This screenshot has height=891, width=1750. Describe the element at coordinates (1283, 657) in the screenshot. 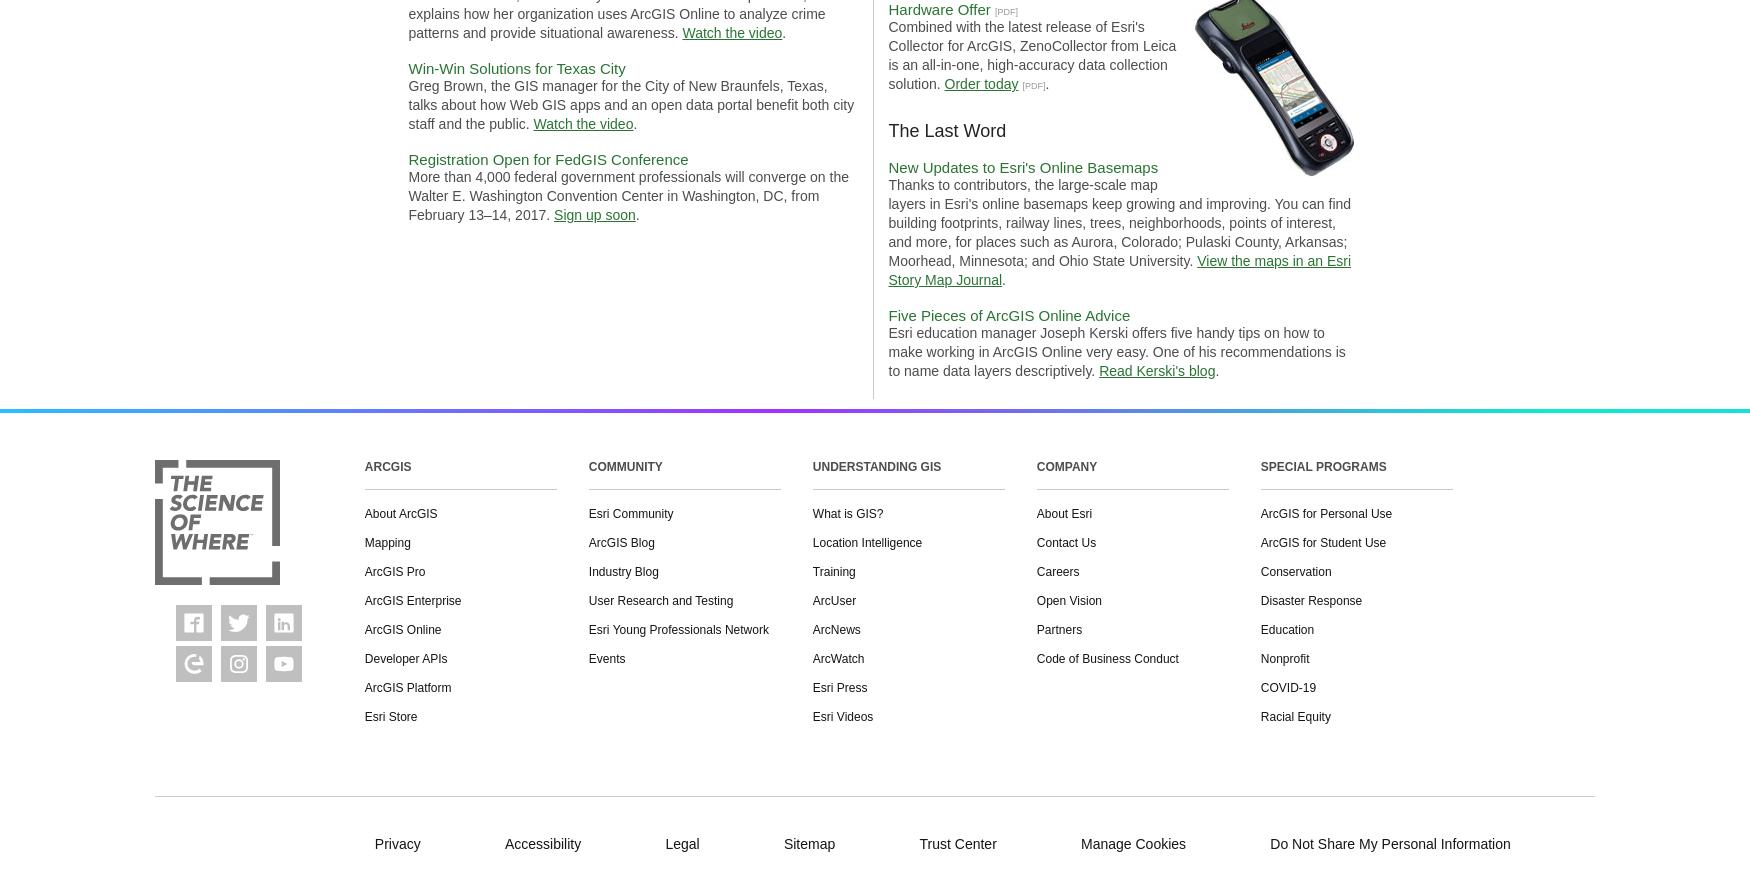

I see `'Nonprofit'` at that location.